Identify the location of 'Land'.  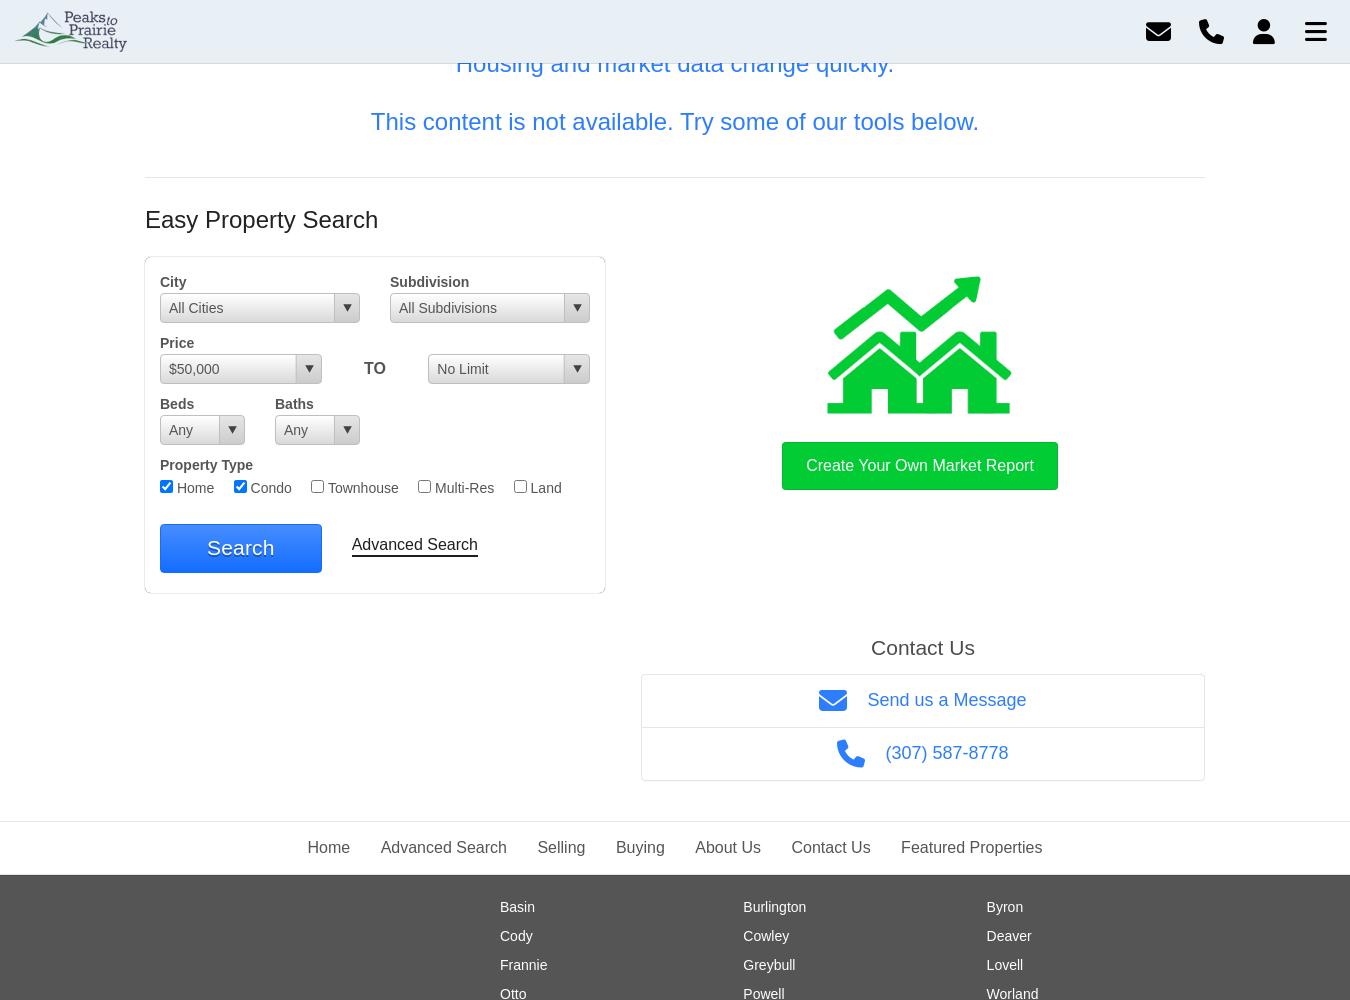
(524, 487).